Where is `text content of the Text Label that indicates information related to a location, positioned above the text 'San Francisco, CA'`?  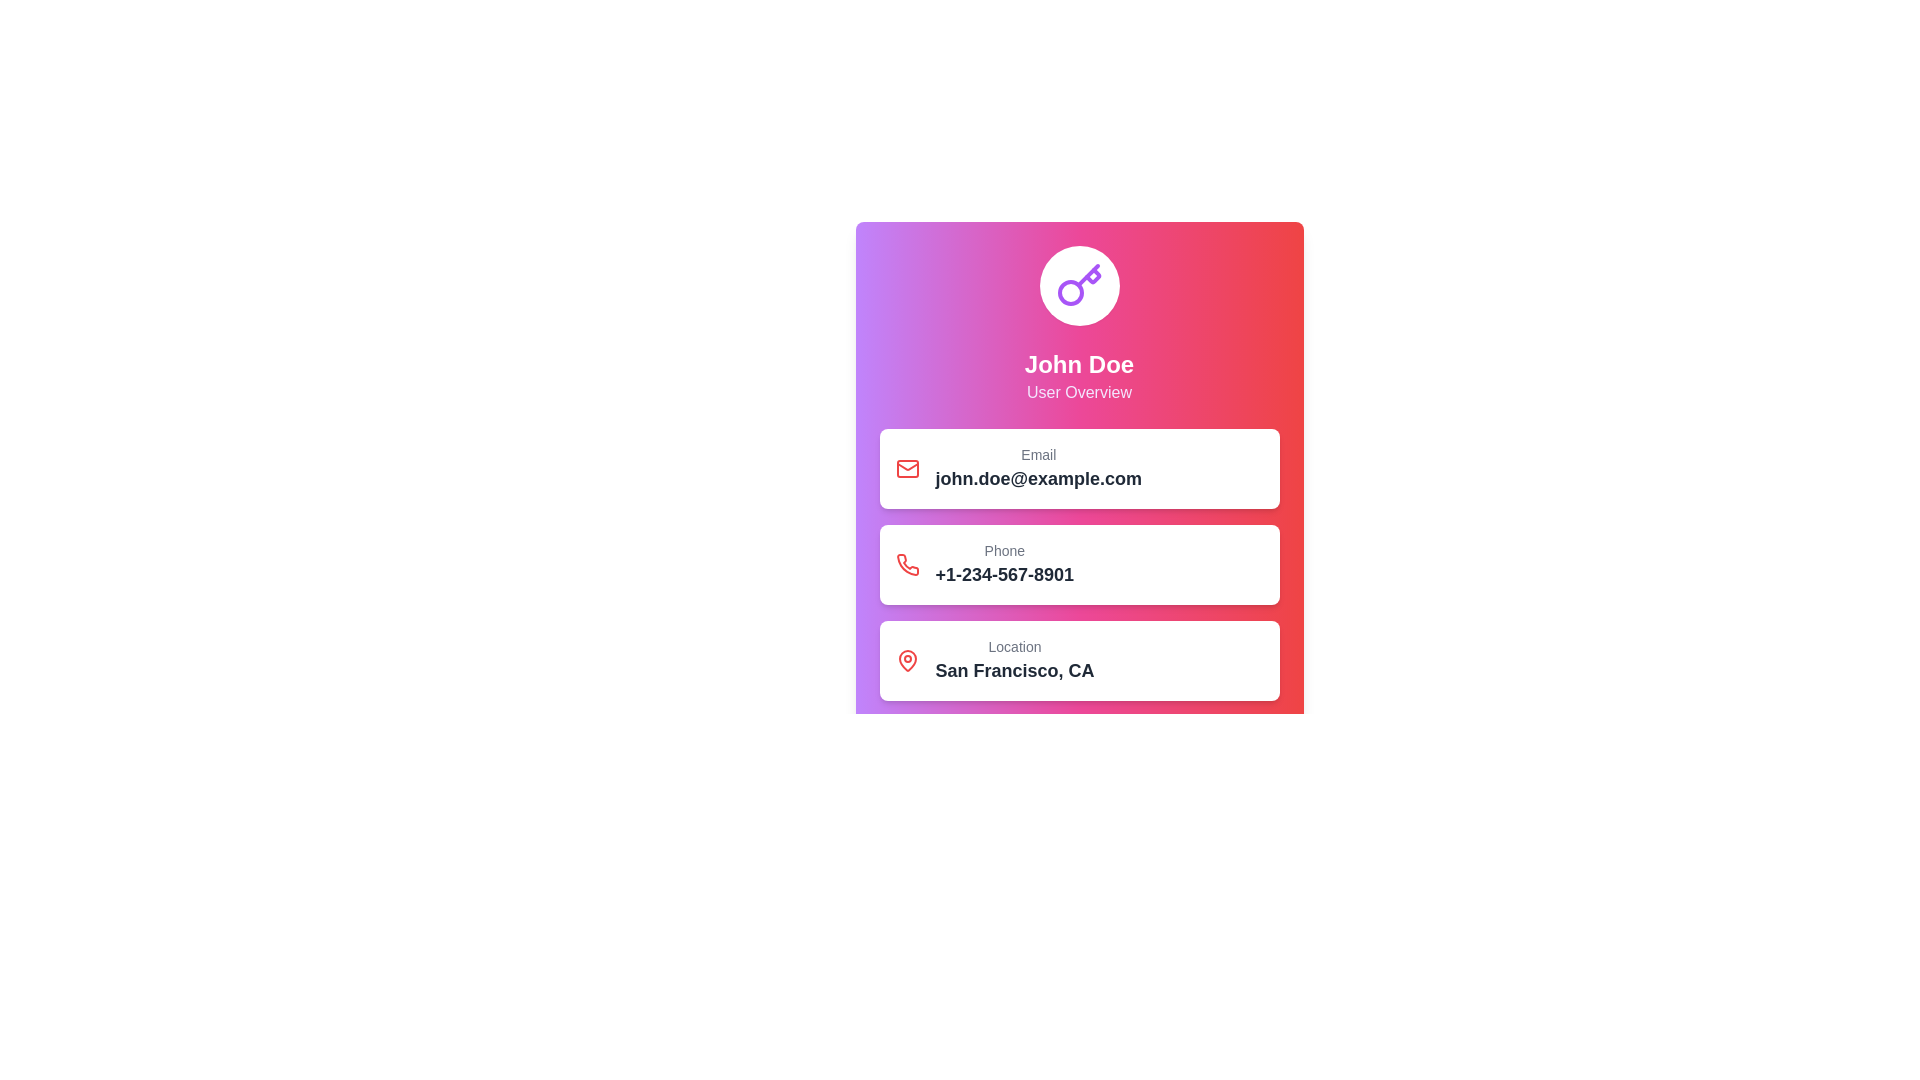
text content of the Text Label that indicates information related to a location, positioned above the text 'San Francisco, CA' is located at coordinates (1015, 647).